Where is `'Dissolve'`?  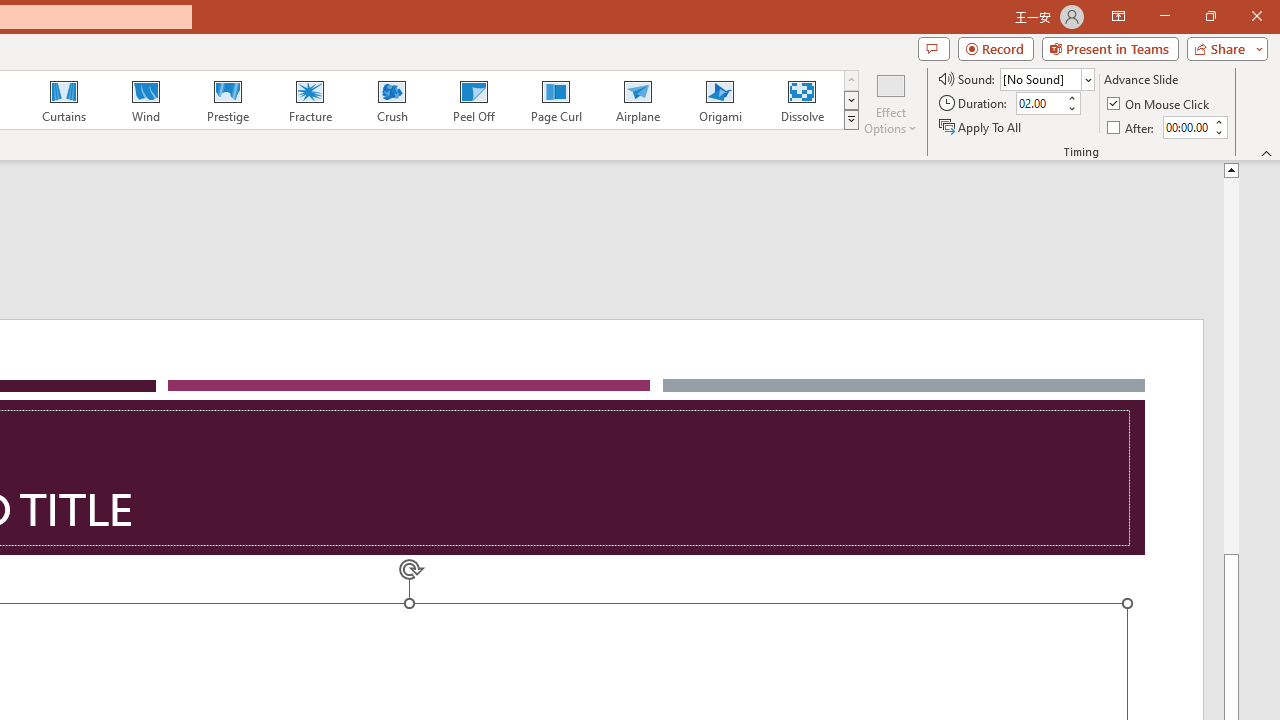
'Dissolve' is located at coordinates (802, 100).